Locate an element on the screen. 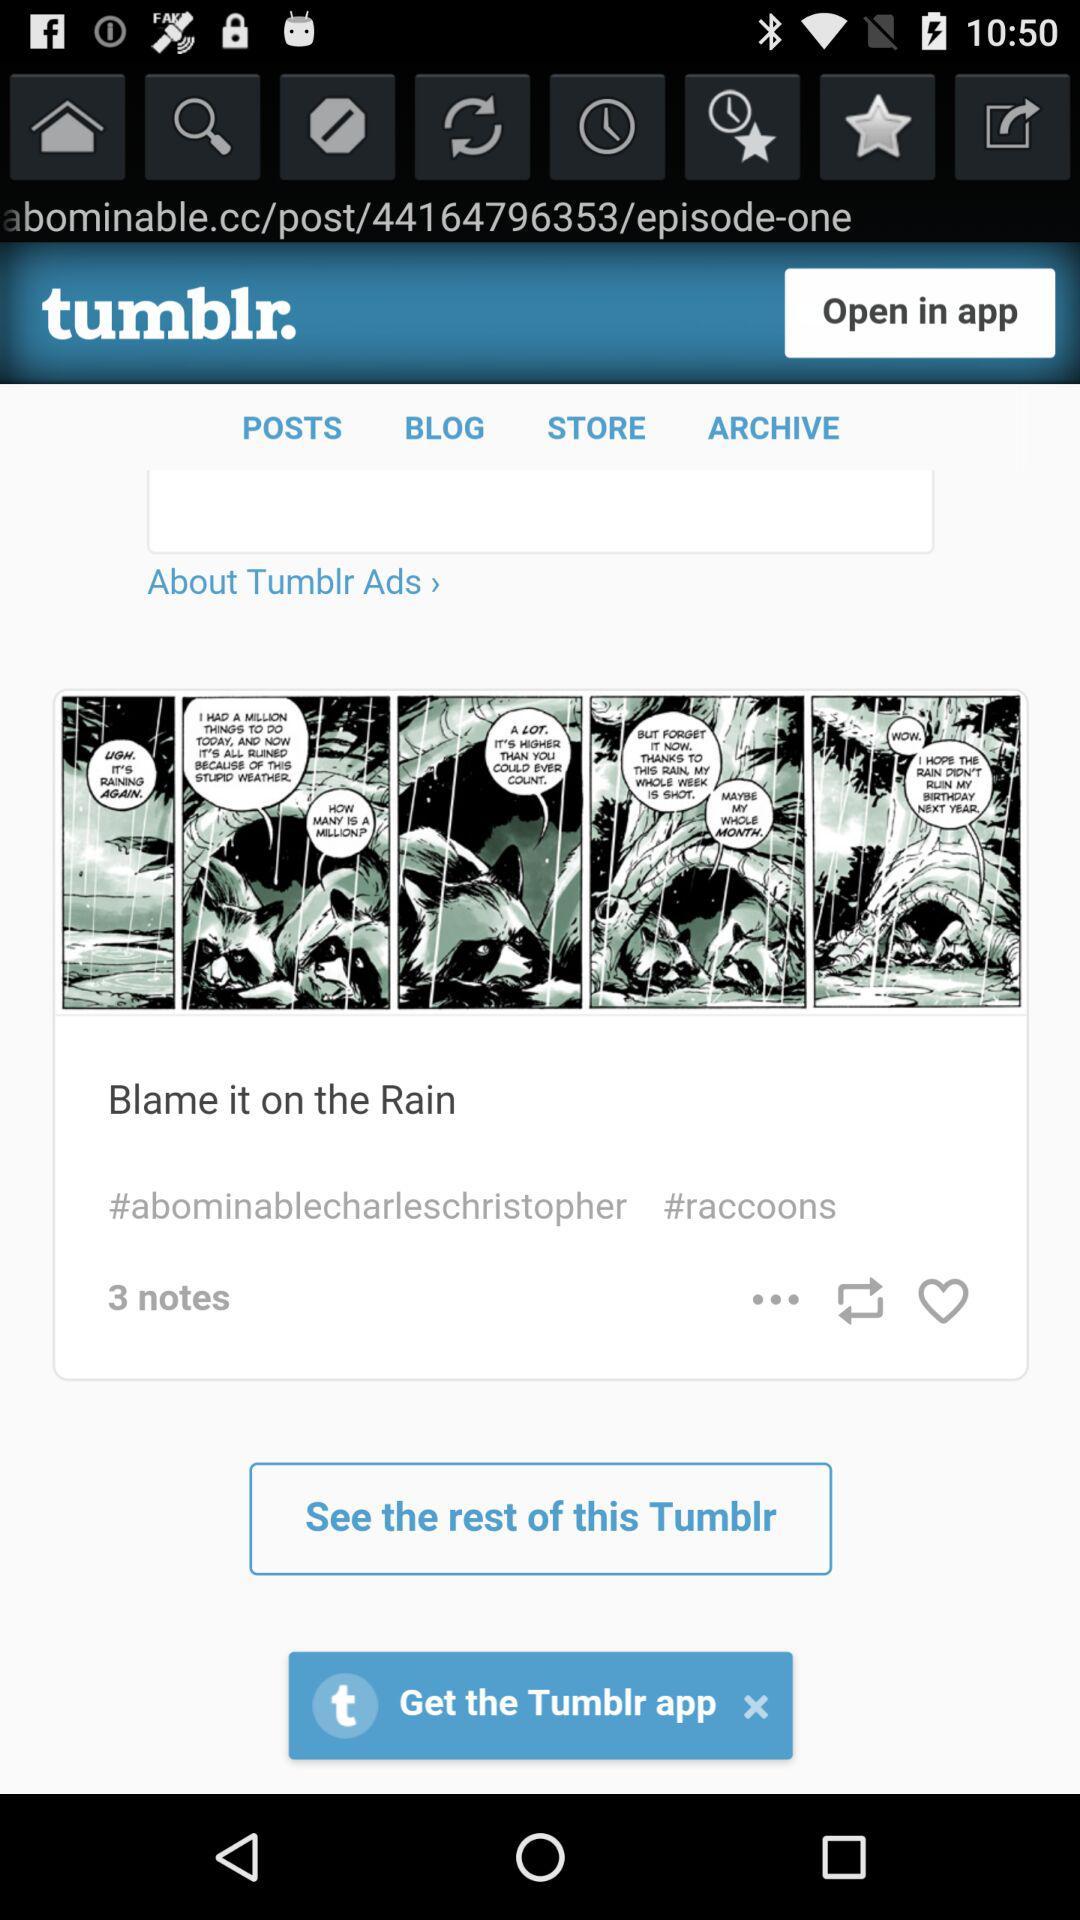  home is located at coordinates (66, 124).